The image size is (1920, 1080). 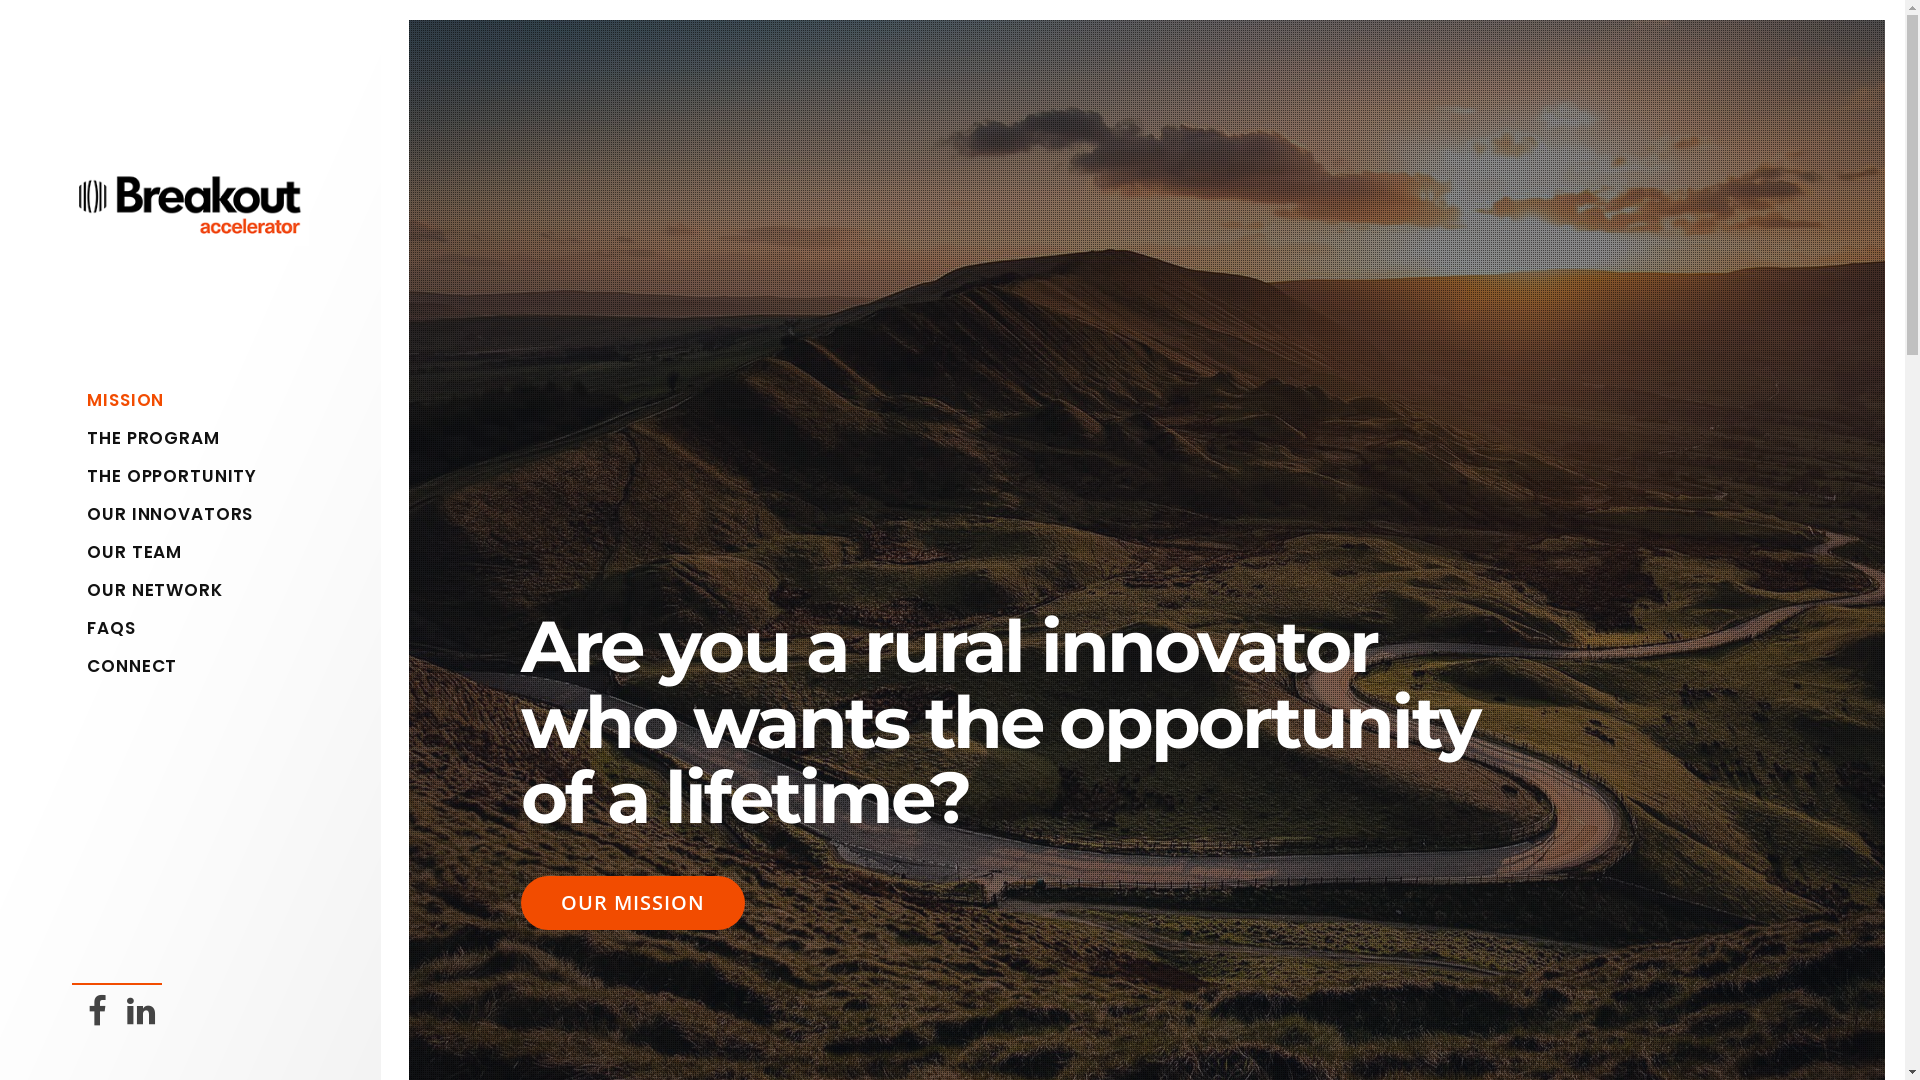 What do you see at coordinates (197, 666) in the screenshot?
I see `'CONNECT'` at bounding box center [197, 666].